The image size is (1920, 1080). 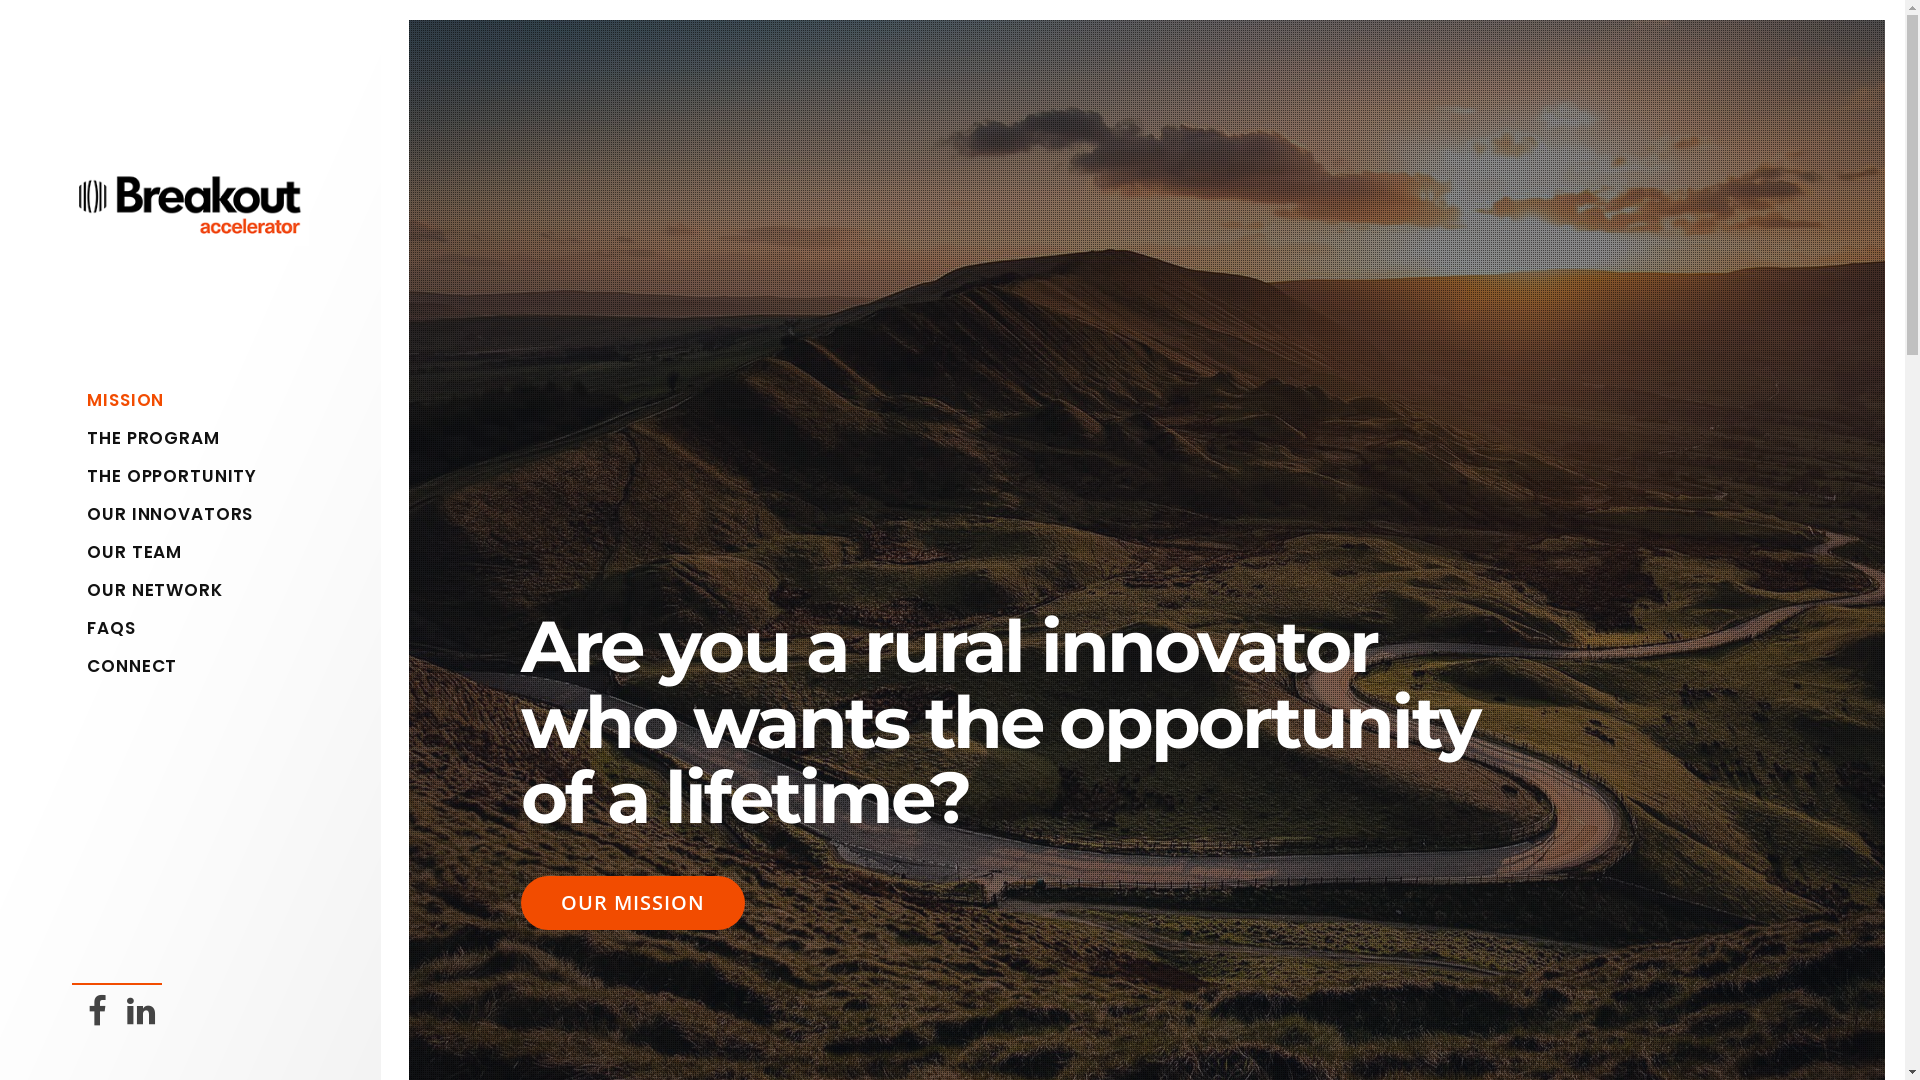 What do you see at coordinates (197, 666) in the screenshot?
I see `'CONNECT'` at bounding box center [197, 666].